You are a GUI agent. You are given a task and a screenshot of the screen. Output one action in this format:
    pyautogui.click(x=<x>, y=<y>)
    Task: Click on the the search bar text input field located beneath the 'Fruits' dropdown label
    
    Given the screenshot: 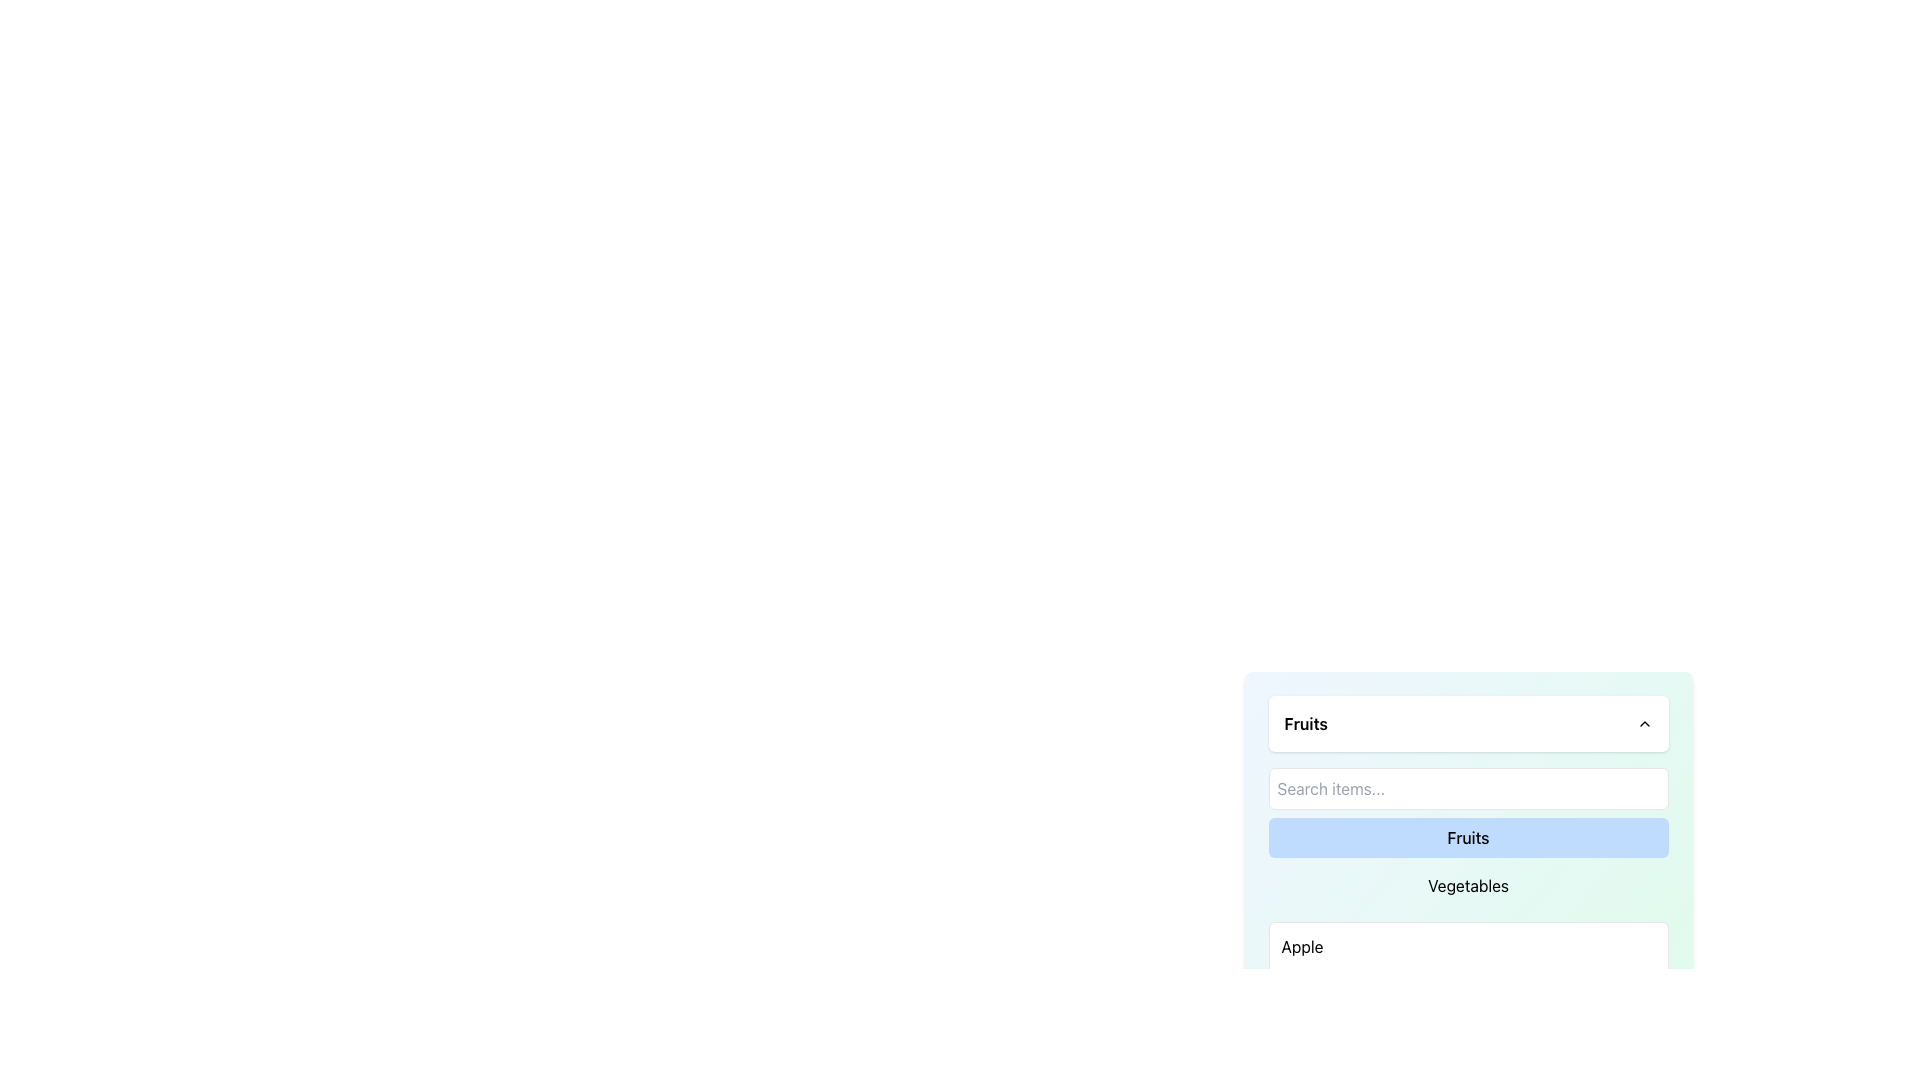 What is the action you would take?
    pyautogui.click(x=1468, y=807)
    